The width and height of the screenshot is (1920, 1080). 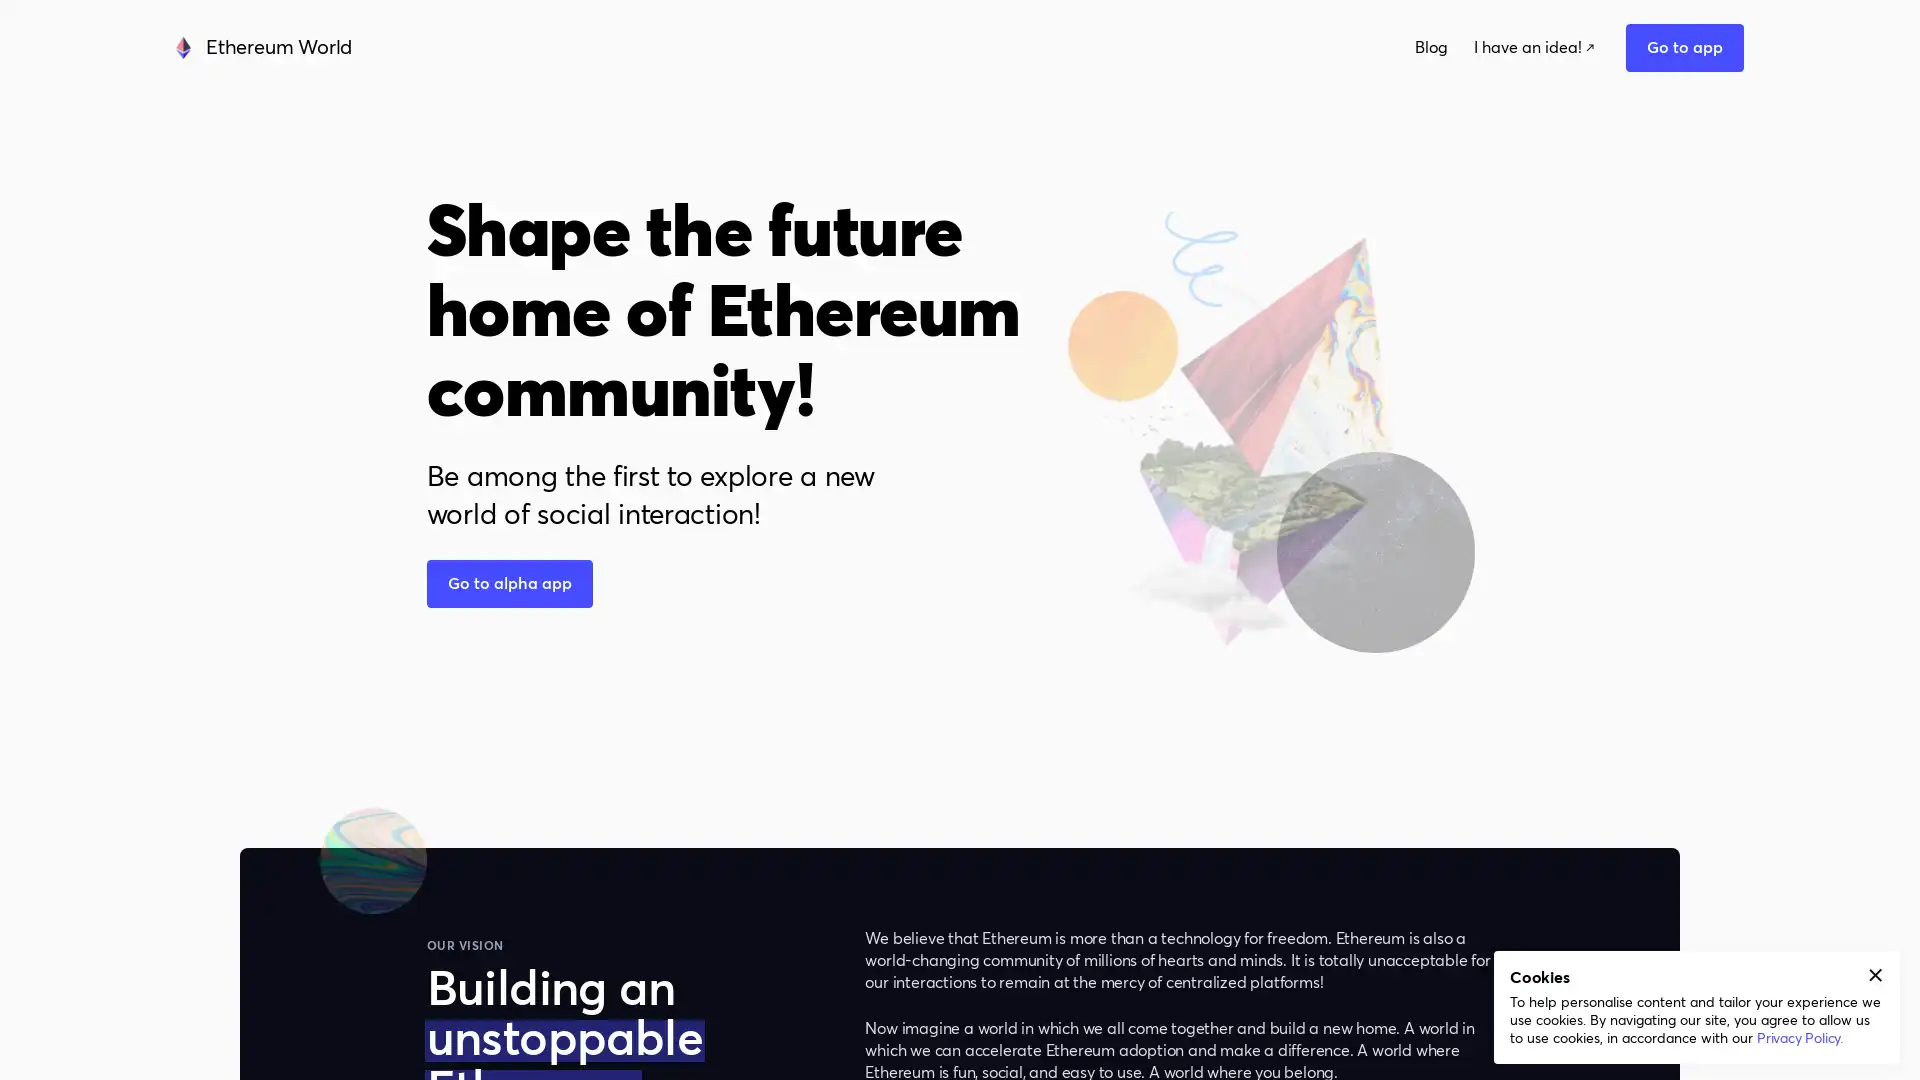 What do you see at coordinates (508, 597) in the screenshot?
I see `button` at bounding box center [508, 597].